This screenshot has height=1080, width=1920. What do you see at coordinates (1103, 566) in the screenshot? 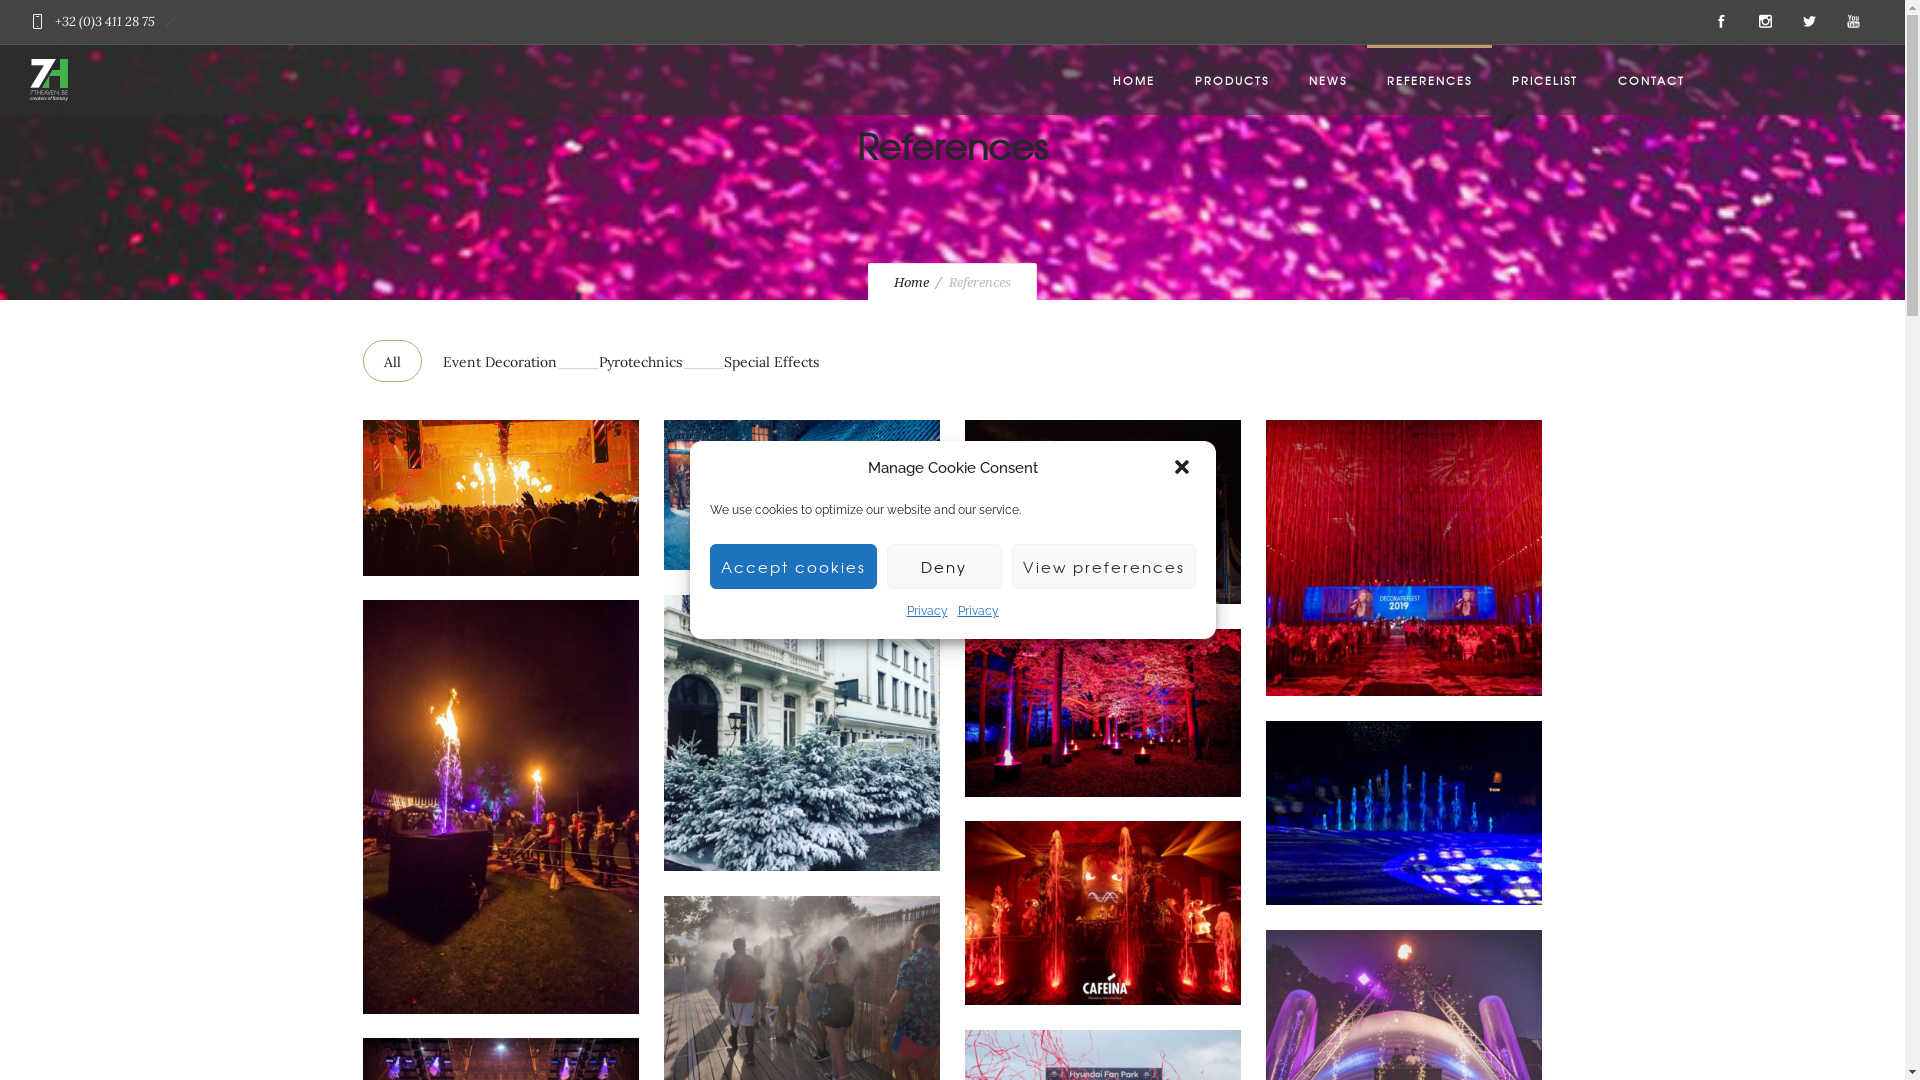
I see `'View preferences'` at bounding box center [1103, 566].